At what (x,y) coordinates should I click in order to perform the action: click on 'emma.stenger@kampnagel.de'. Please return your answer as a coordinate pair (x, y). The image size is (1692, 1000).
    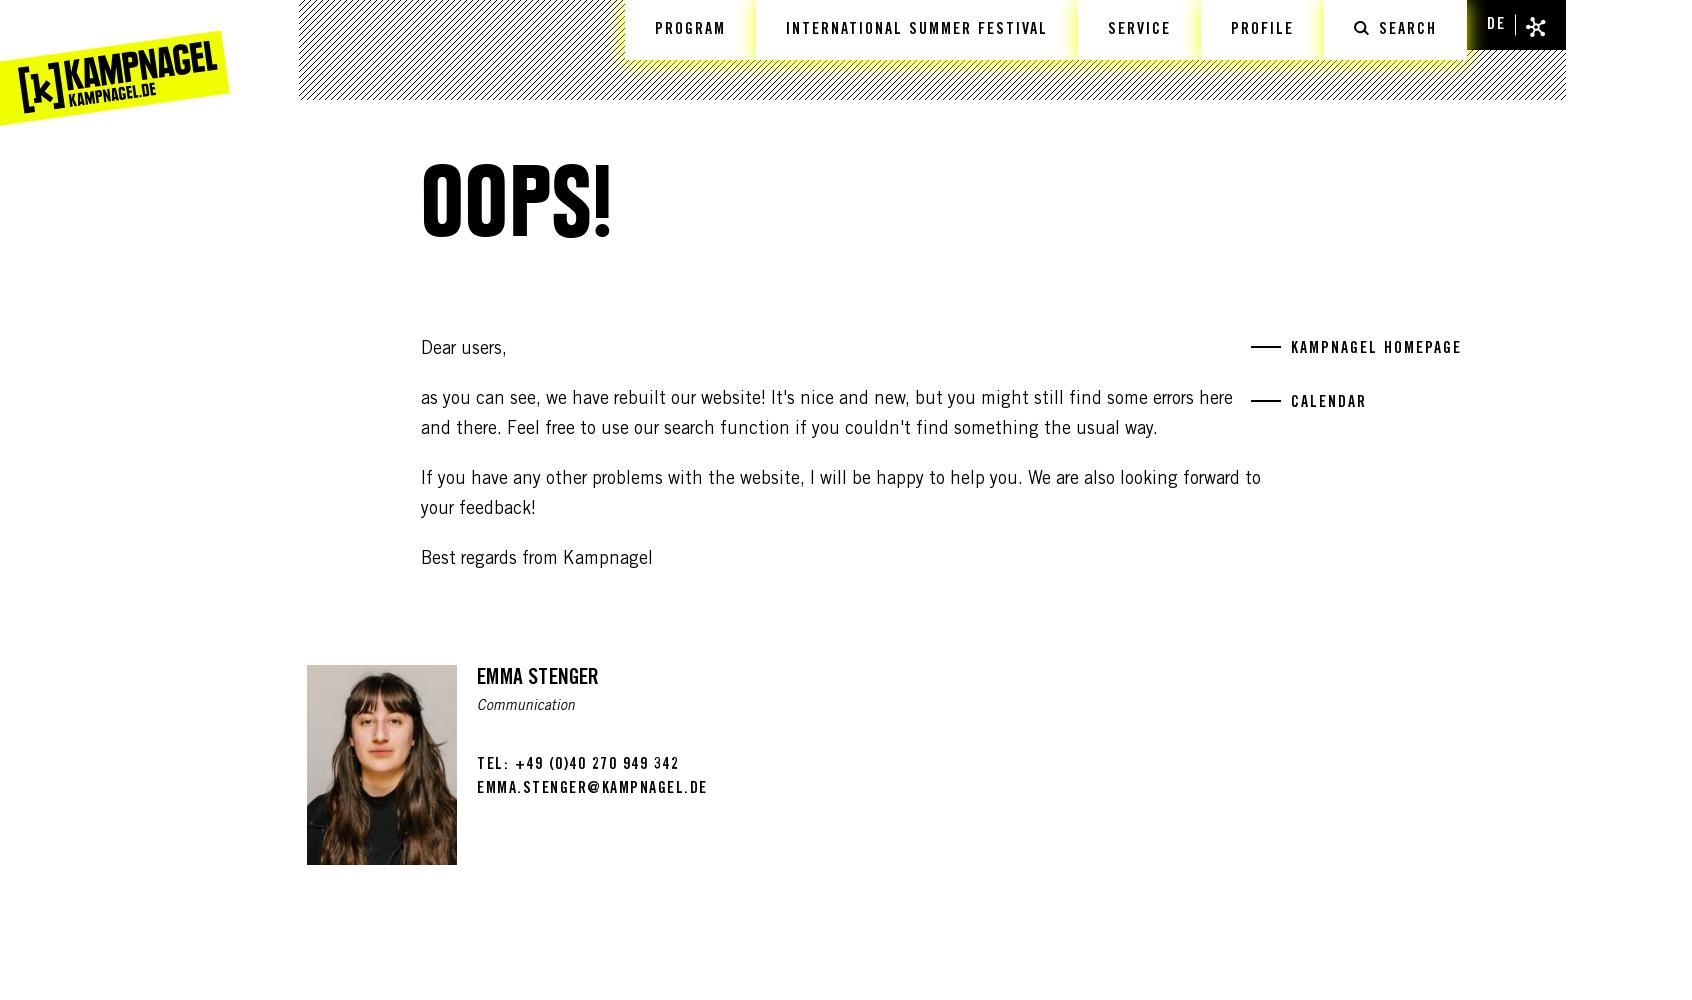
    Looking at the image, I should click on (591, 788).